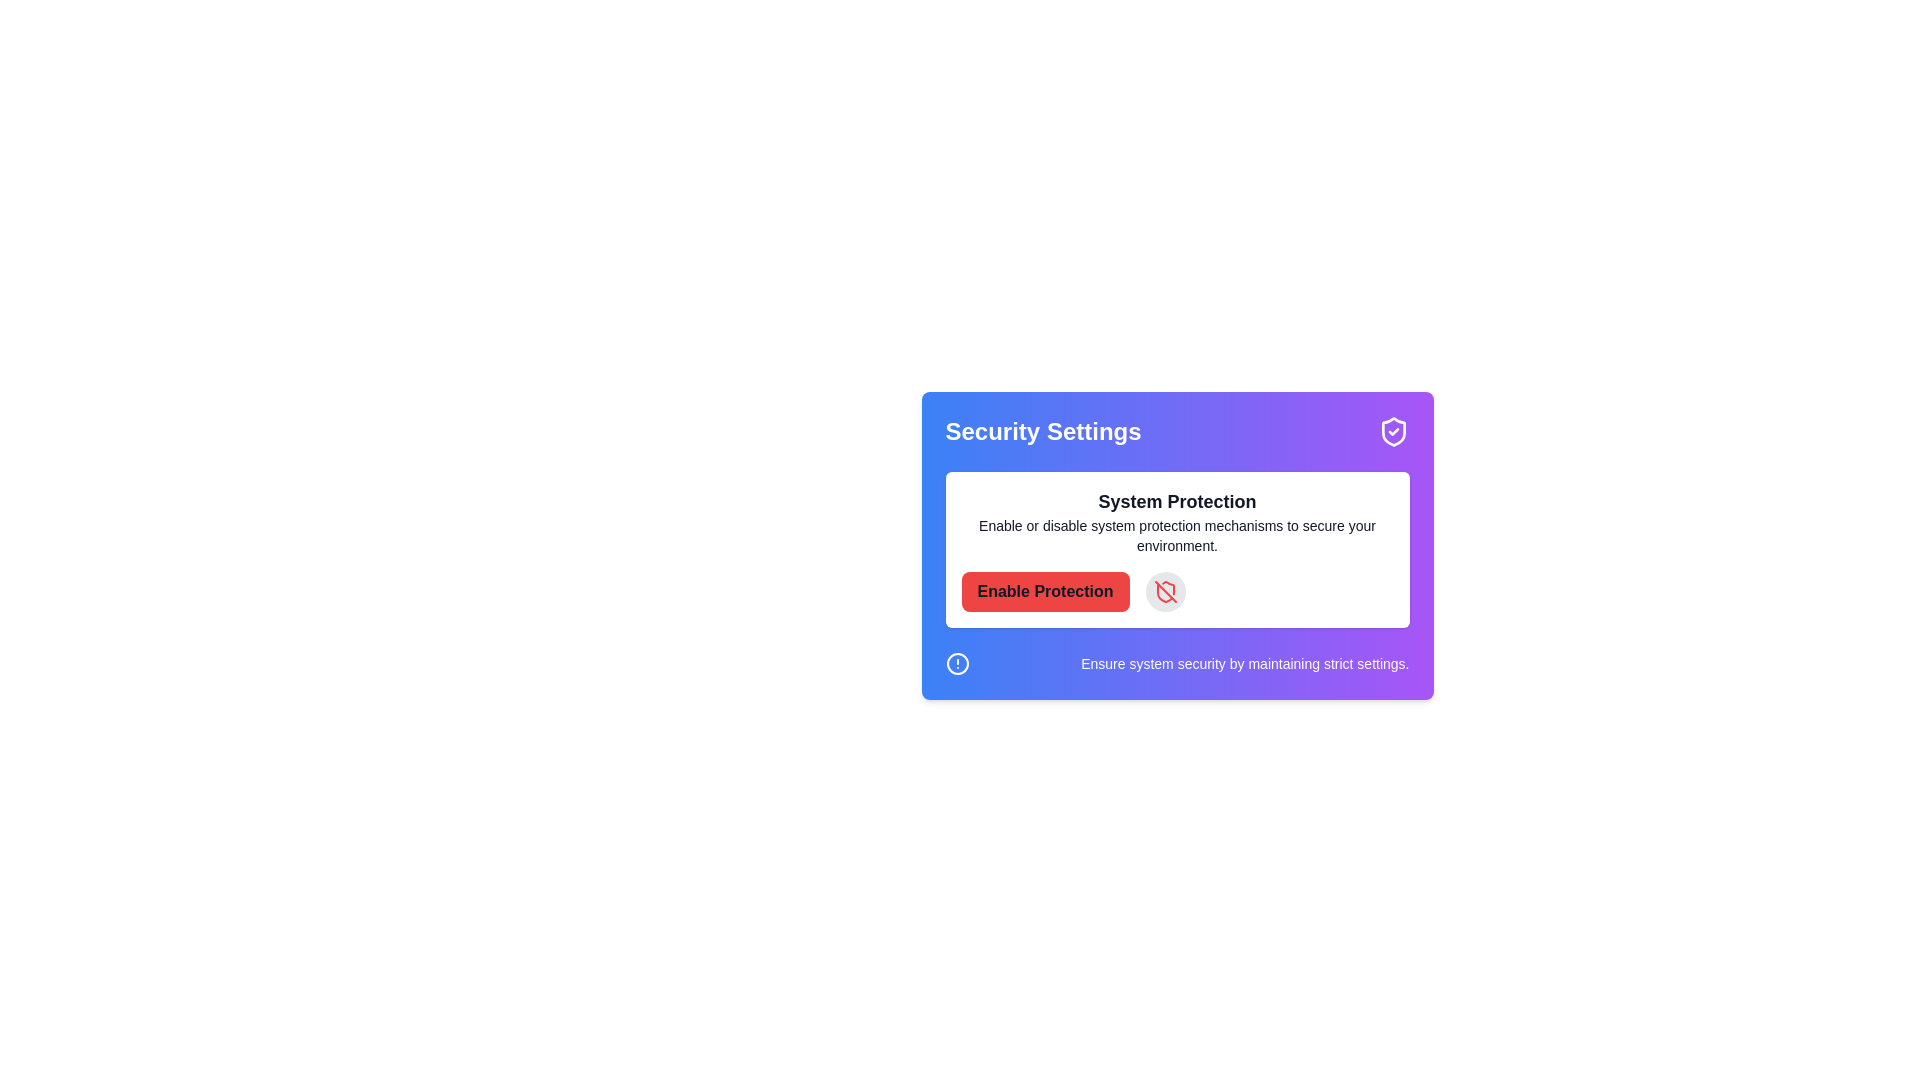 Image resolution: width=1920 pixels, height=1080 pixels. Describe the element at coordinates (1164, 592) in the screenshot. I see `the 'disabled protection' icon located to the right of the 'Enable Protection' red button in the 'Security Settings' interface` at that location.